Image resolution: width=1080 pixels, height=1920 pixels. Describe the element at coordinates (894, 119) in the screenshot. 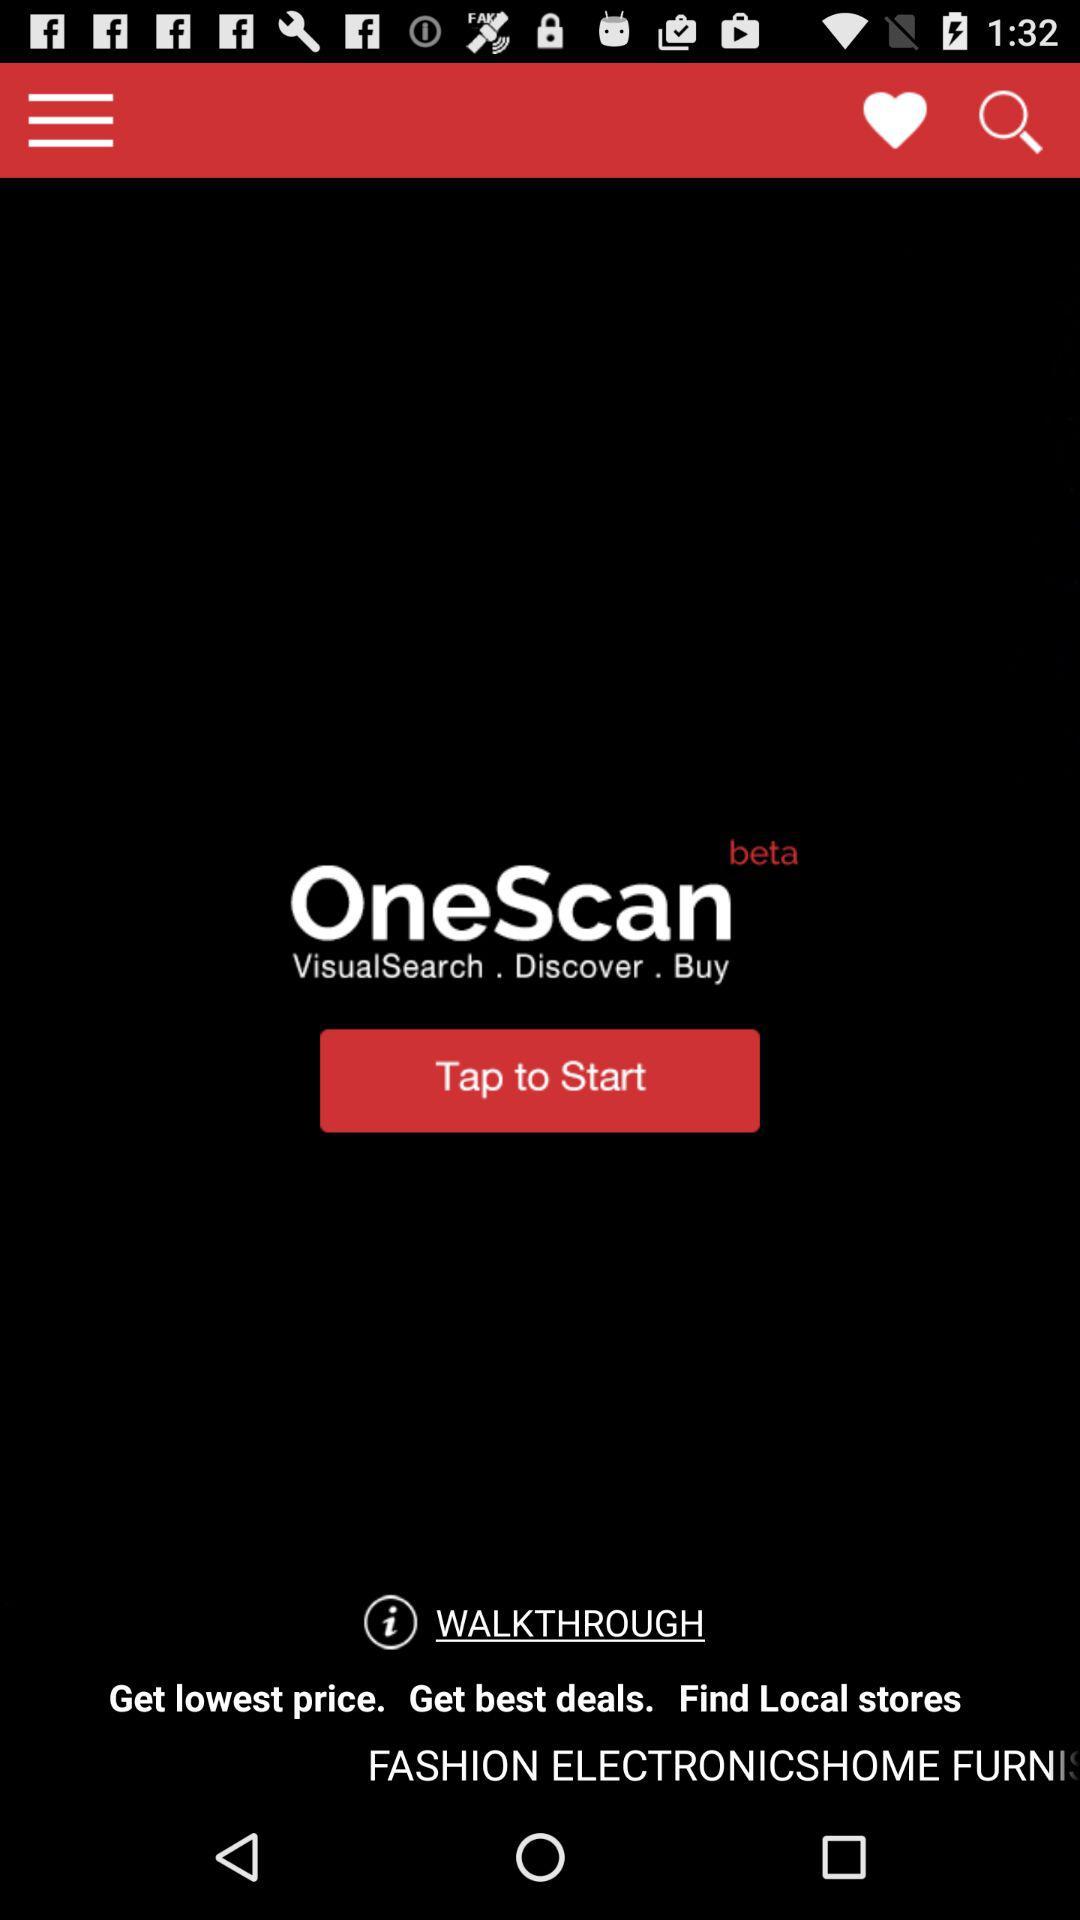

I see `mark as a favorite` at that location.